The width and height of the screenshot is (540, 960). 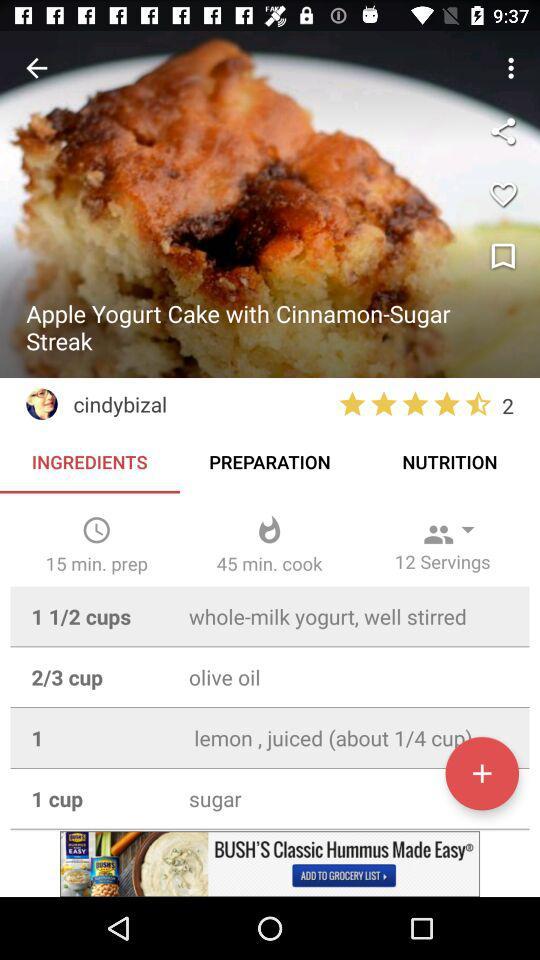 What do you see at coordinates (502, 194) in the screenshot?
I see `make favorite` at bounding box center [502, 194].